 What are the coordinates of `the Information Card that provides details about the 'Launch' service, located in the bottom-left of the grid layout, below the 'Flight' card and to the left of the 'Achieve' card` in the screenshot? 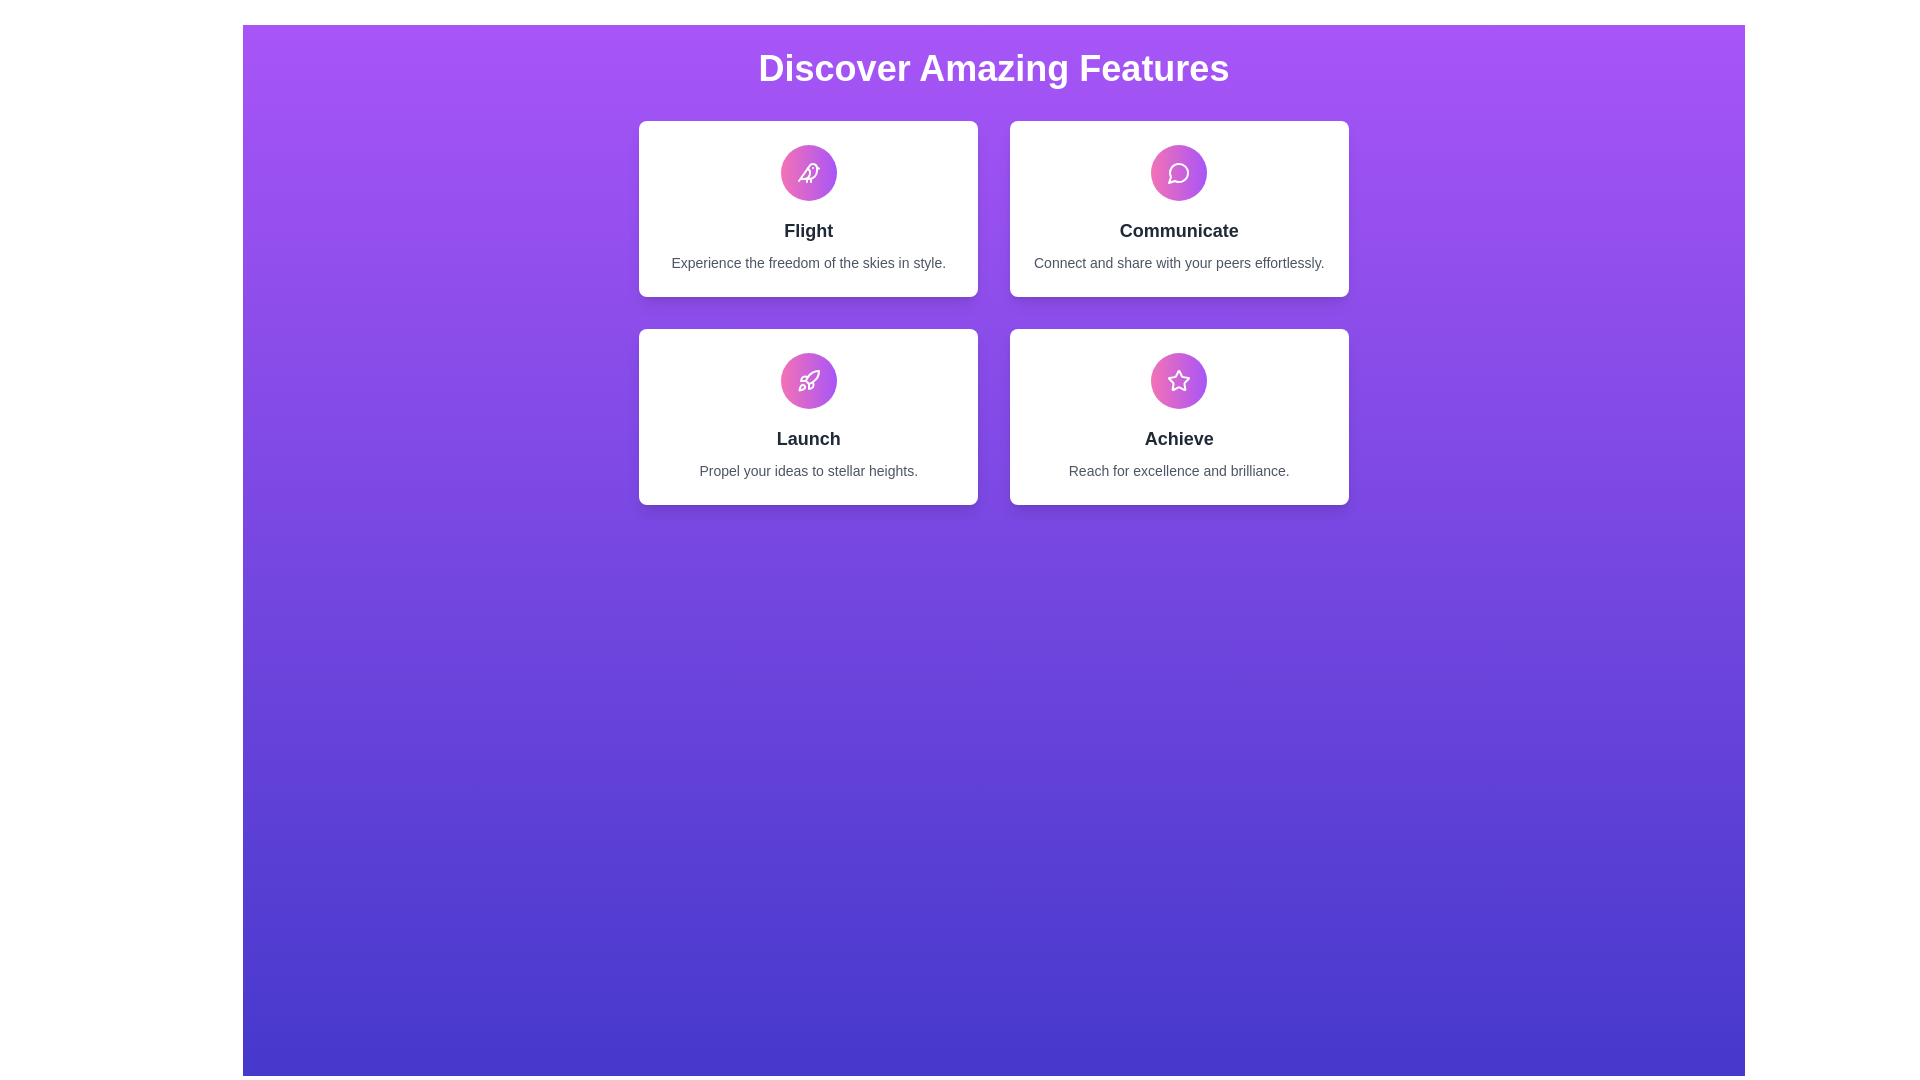 It's located at (808, 415).